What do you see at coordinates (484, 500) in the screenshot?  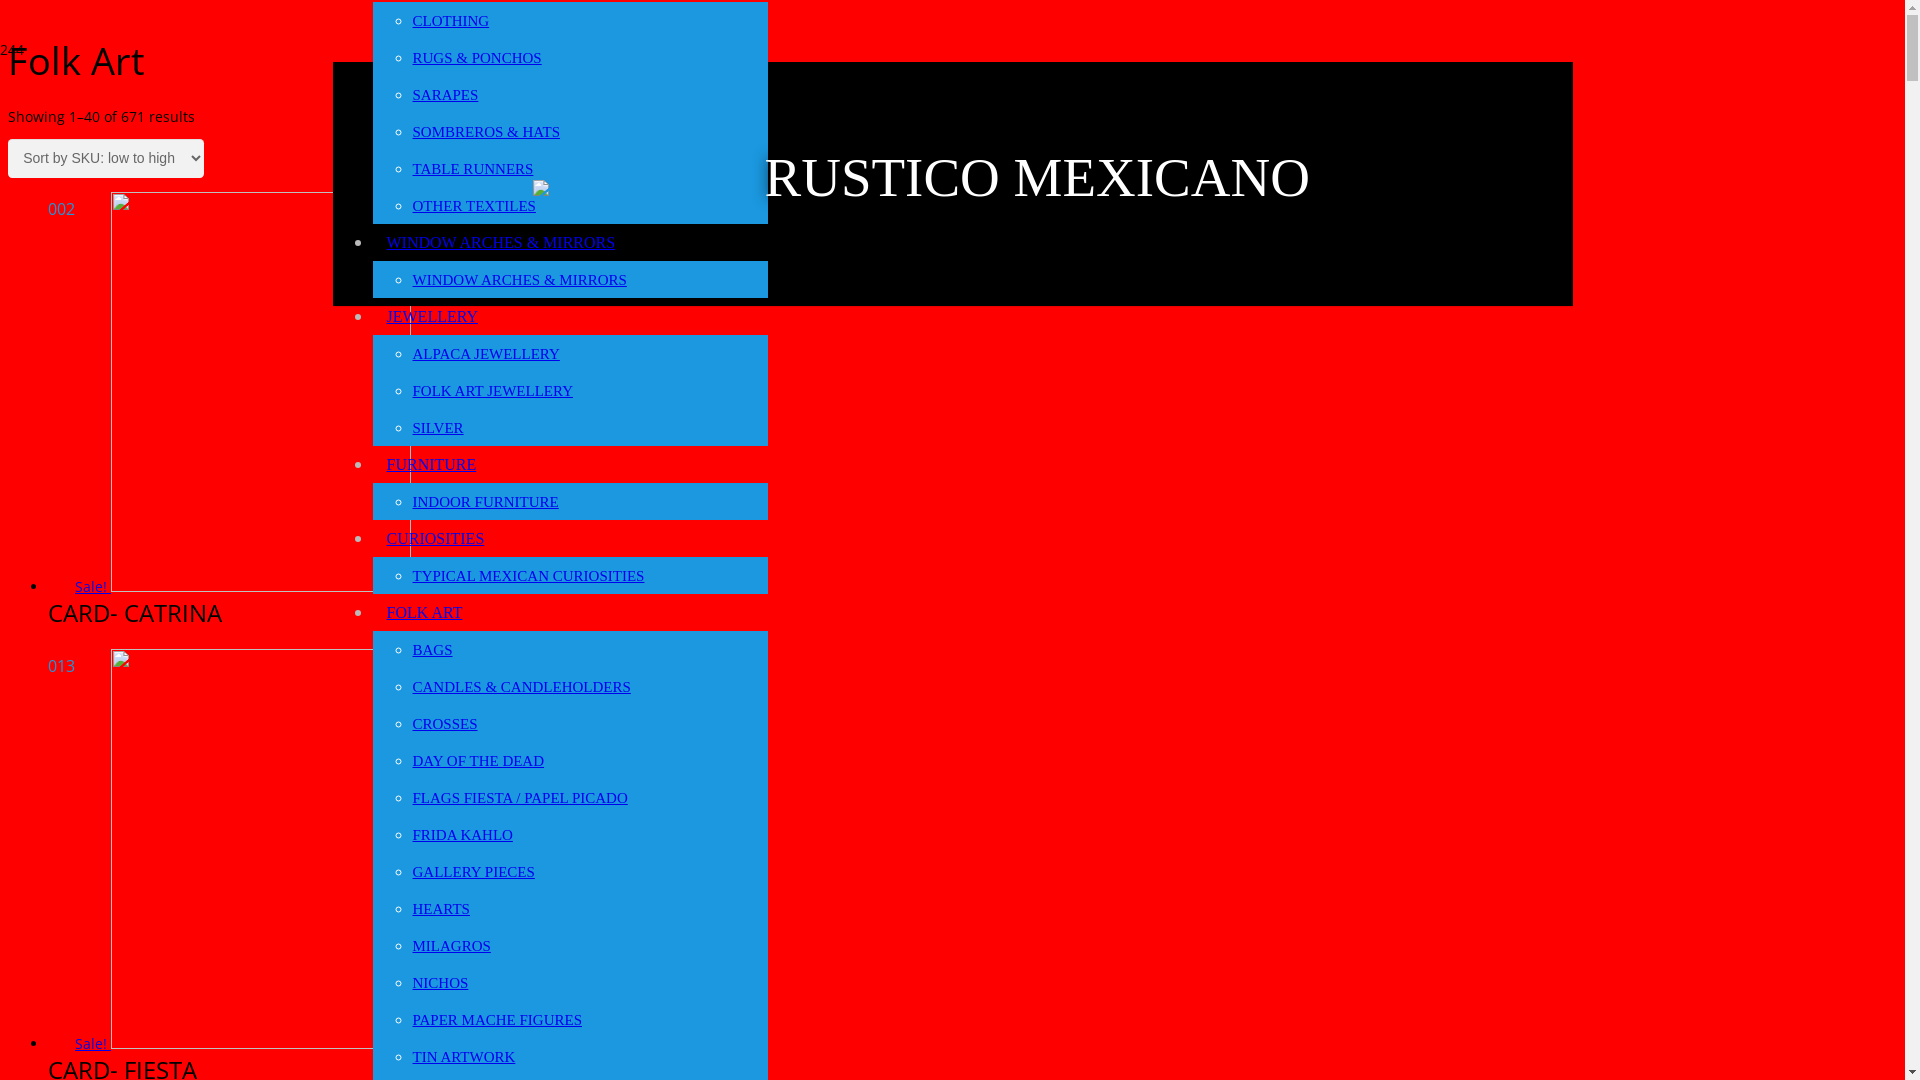 I see `'INDOOR FURNITURE'` at bounding box center [484, 500].